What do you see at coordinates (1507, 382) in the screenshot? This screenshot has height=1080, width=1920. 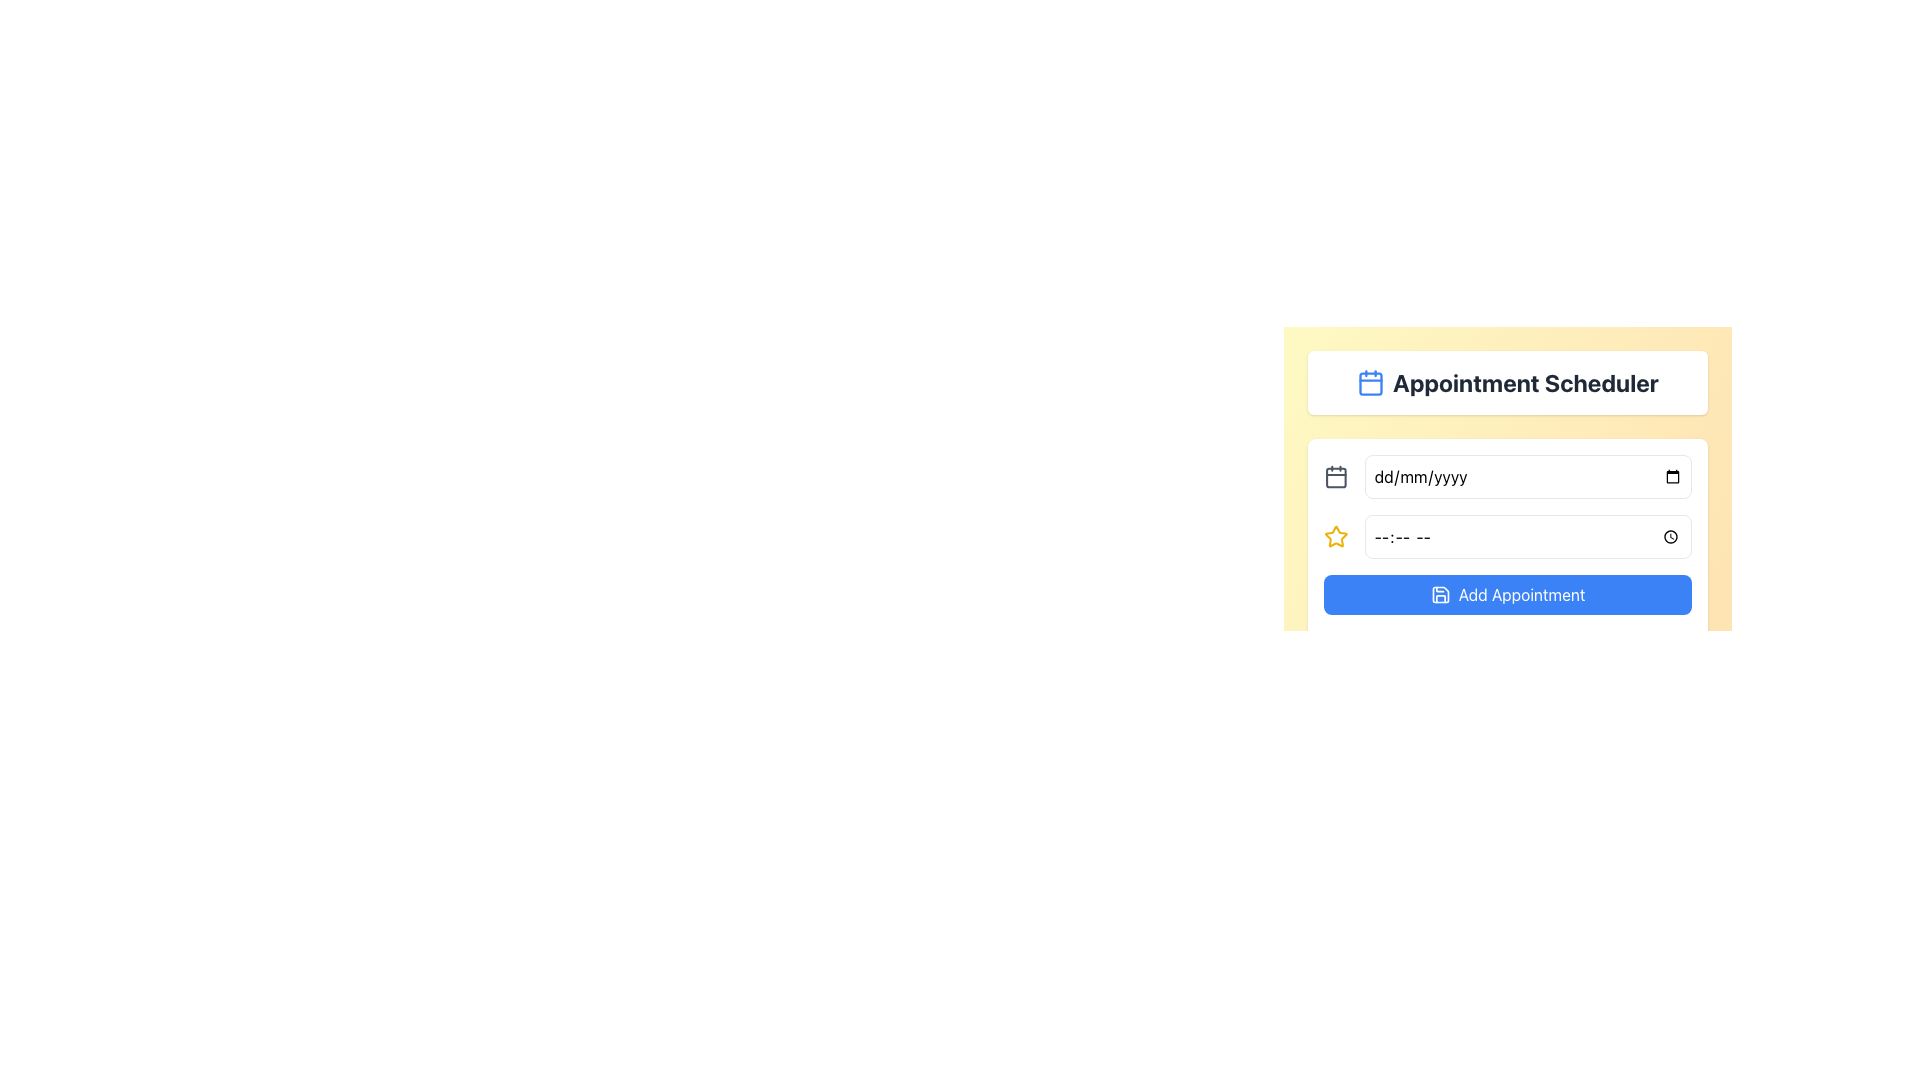 I see `the content of the Header or Title Bar displaying 'Appointment Scheduler' with a calendar icon on the left` at bounding box center [1507, 382].